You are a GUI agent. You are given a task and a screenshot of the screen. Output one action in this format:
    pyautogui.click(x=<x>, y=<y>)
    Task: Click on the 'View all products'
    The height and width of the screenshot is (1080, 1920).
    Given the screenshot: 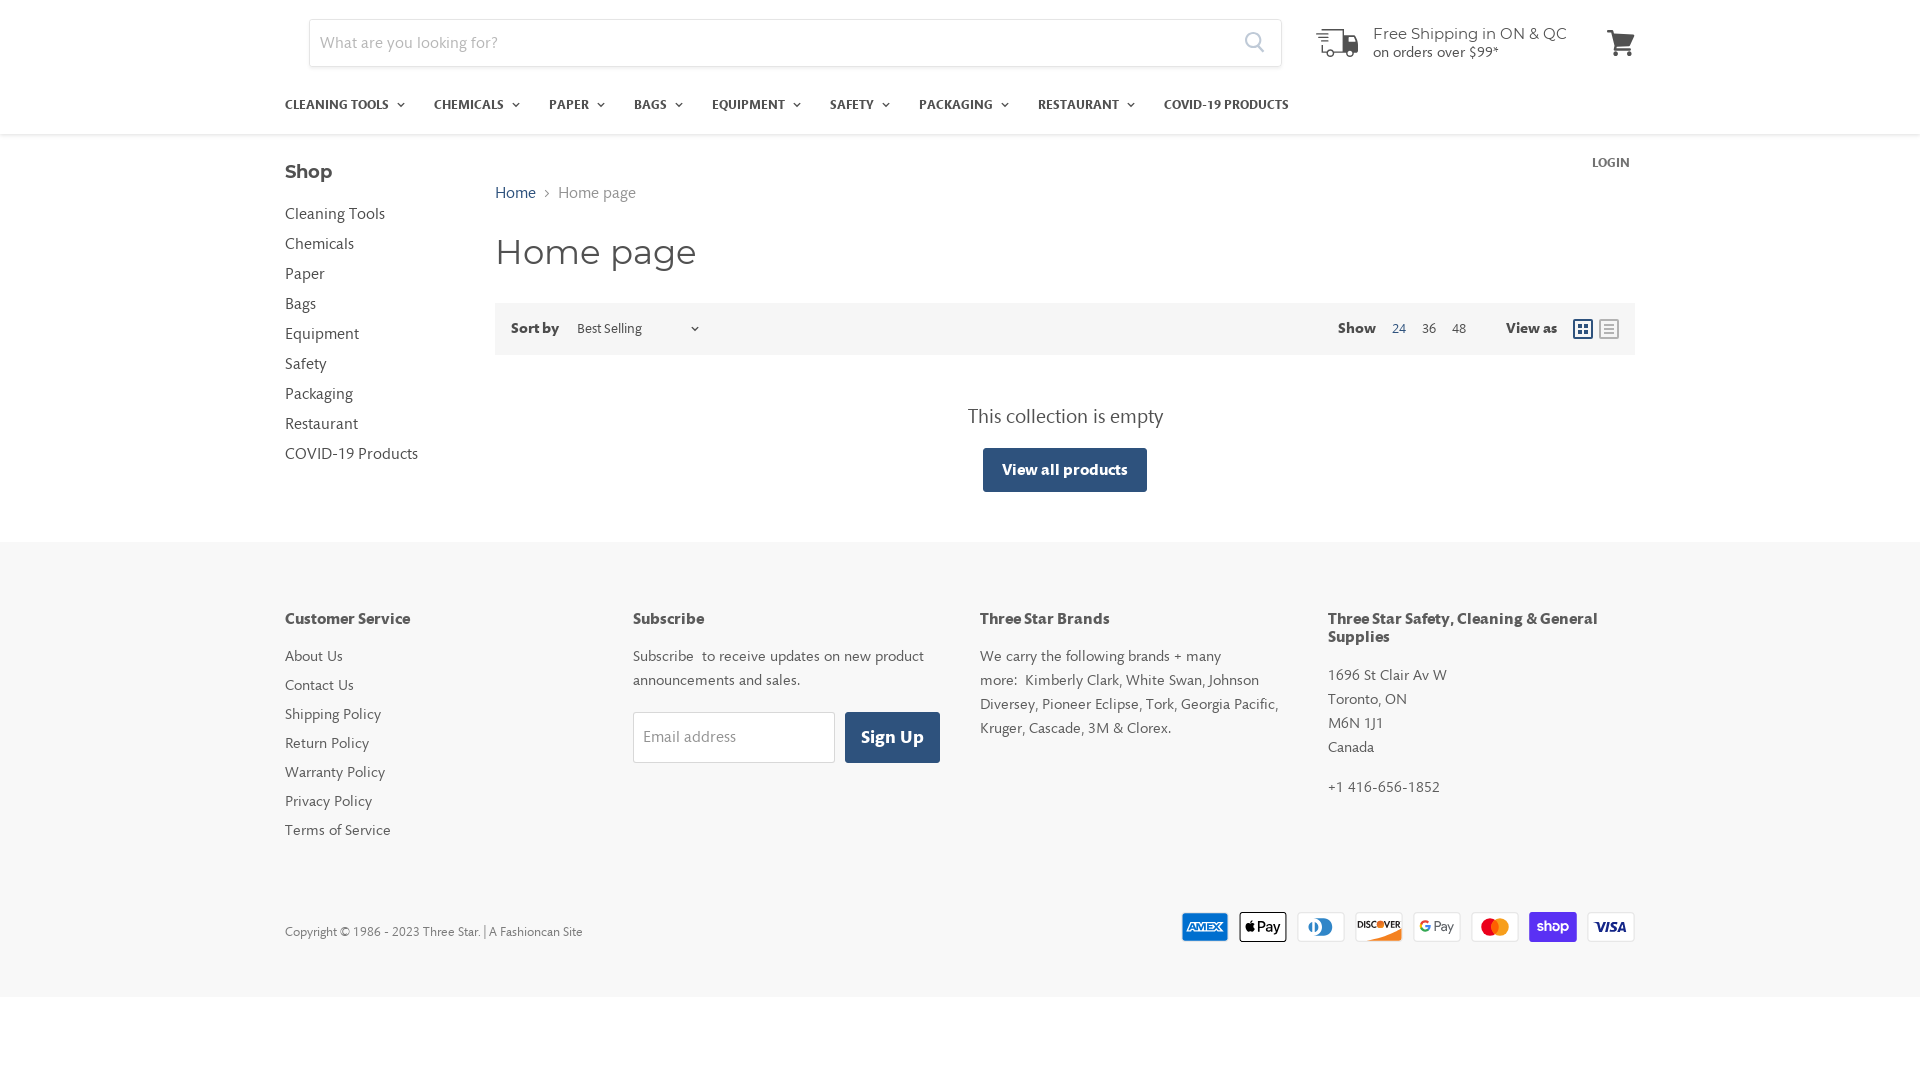 What is the action you would take?
    pyautogui.click(x=1064, y=470)
    